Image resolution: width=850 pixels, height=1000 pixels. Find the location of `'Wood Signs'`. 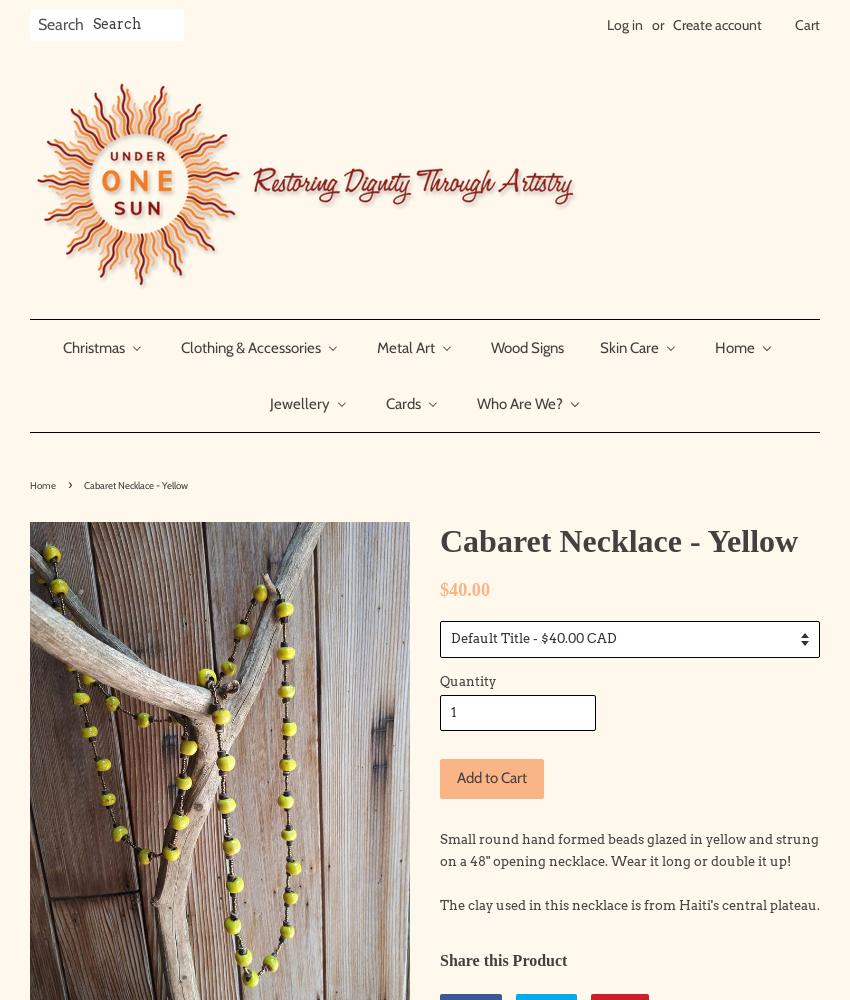

'Wood Signs' is located at coordinates (525, 346).